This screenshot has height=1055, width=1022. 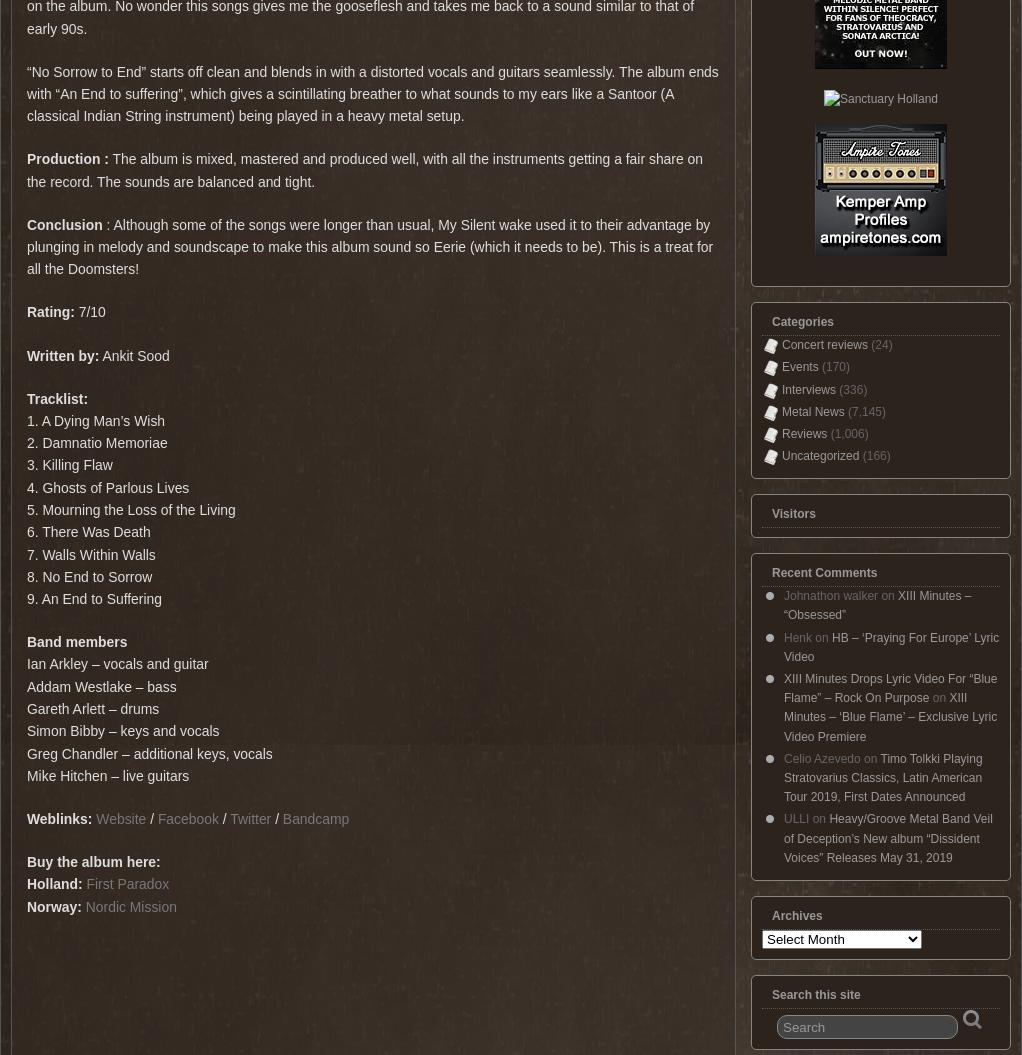 I want to click on 'Norway:', so click(x=25, y=905).